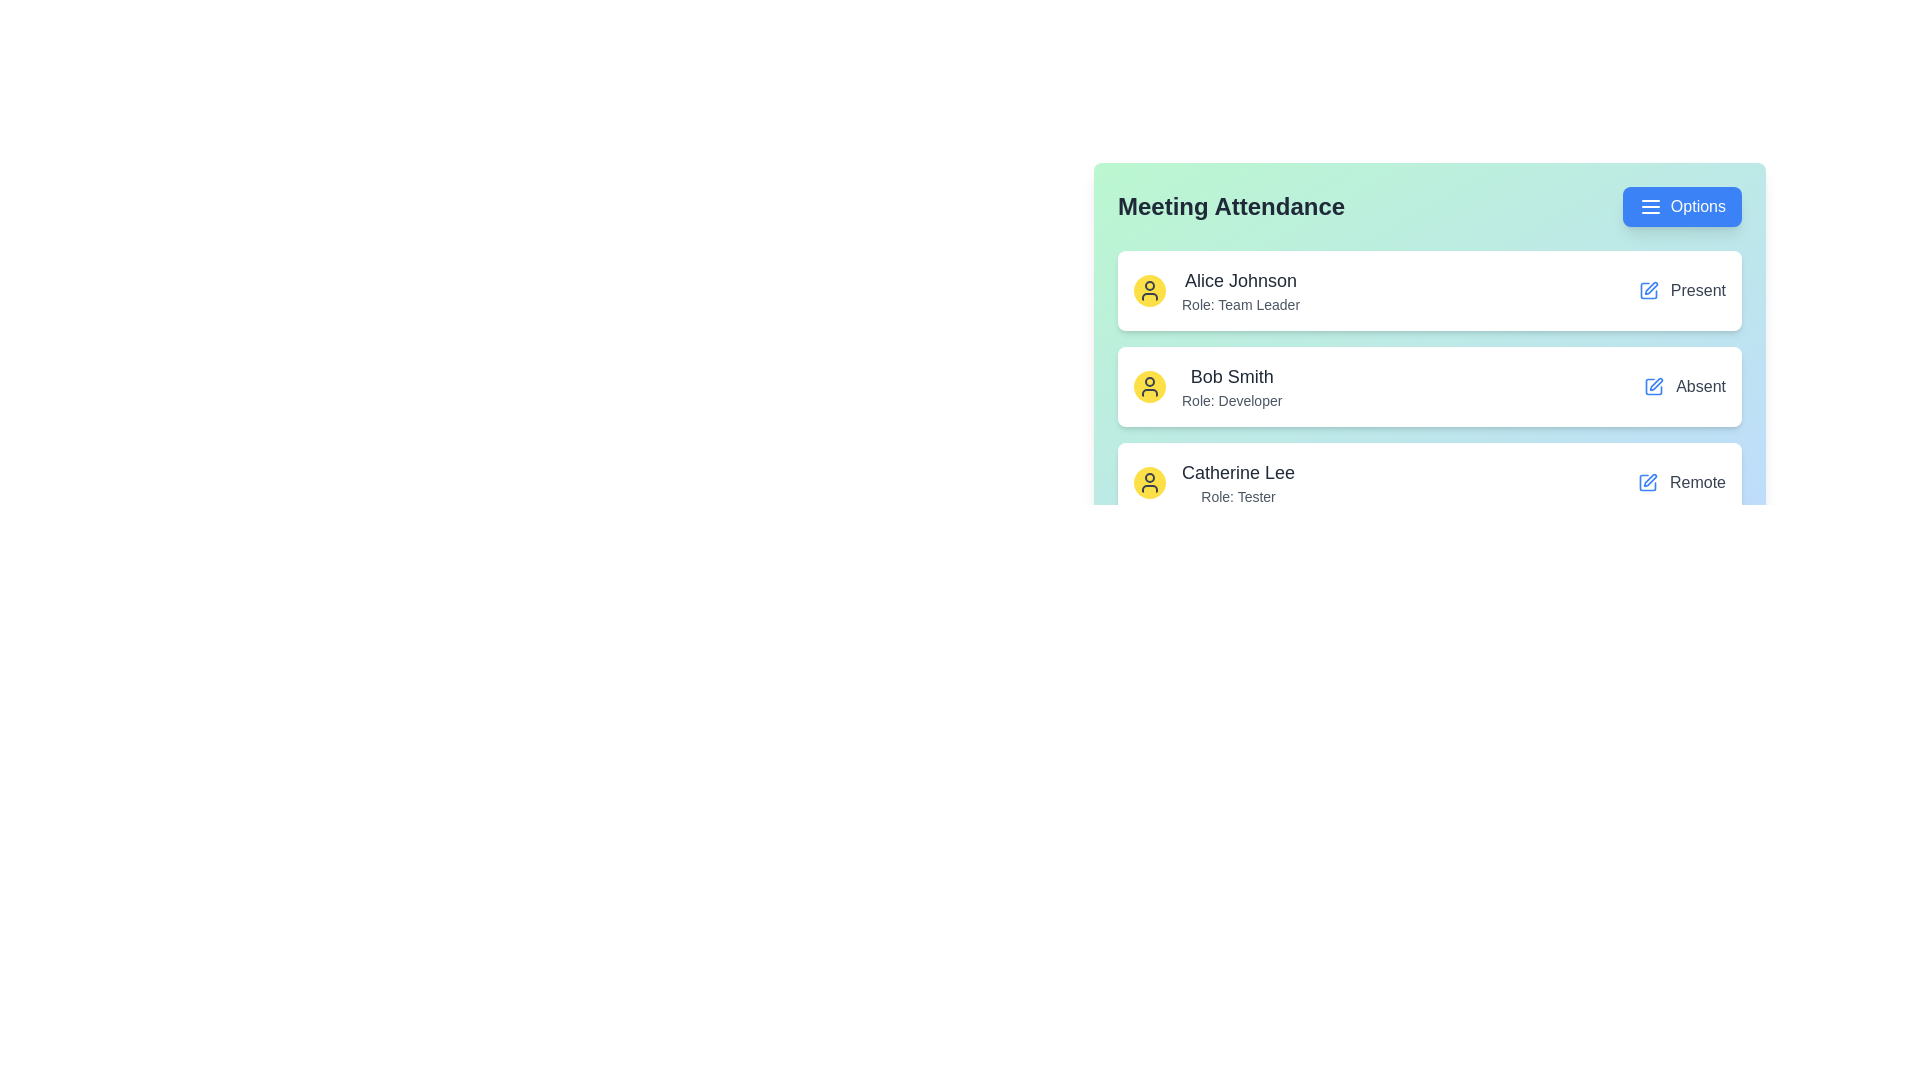  What do you see at coordinates (1429, 386) in the screenshot?
I see `the Information Row that displays details of a team member, positioned between 'Alice Johnson' and 'Catherine Lee'` at bounding box center [1429, 386].